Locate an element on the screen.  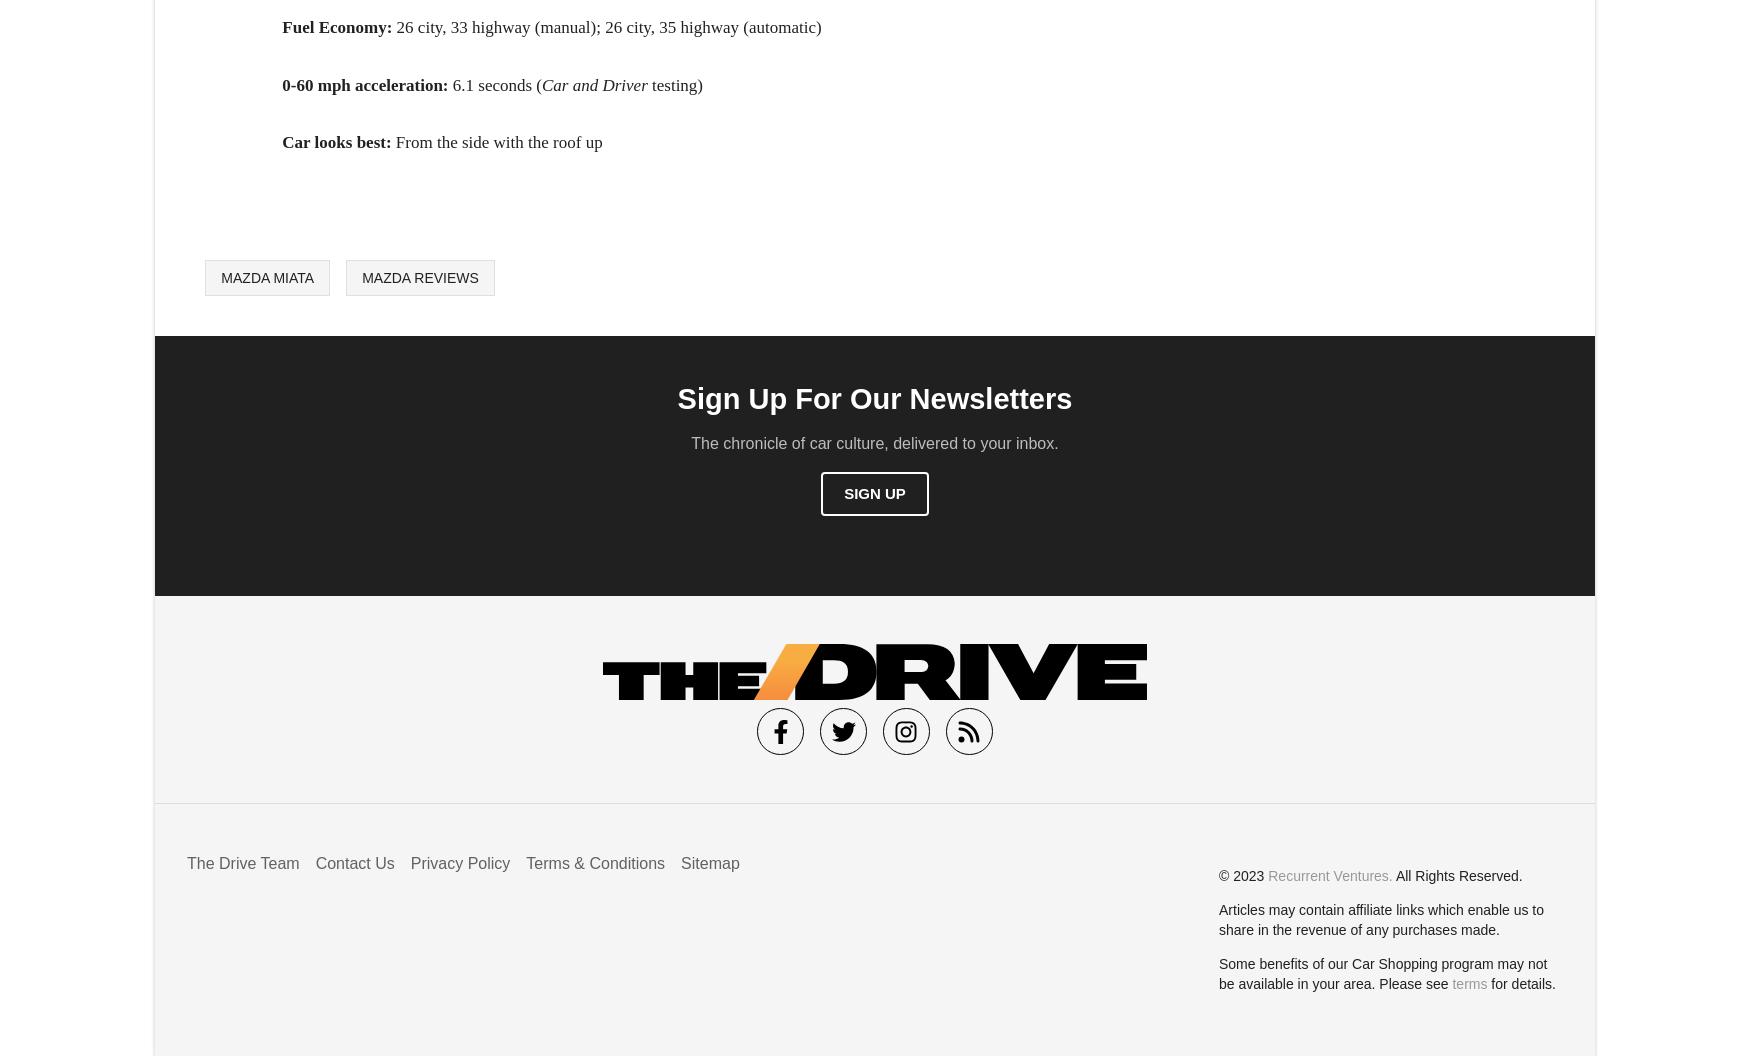
'Some benefits of our Car Shopping program may not be available in your area. Please see' is located at coordinates (1382, 973).